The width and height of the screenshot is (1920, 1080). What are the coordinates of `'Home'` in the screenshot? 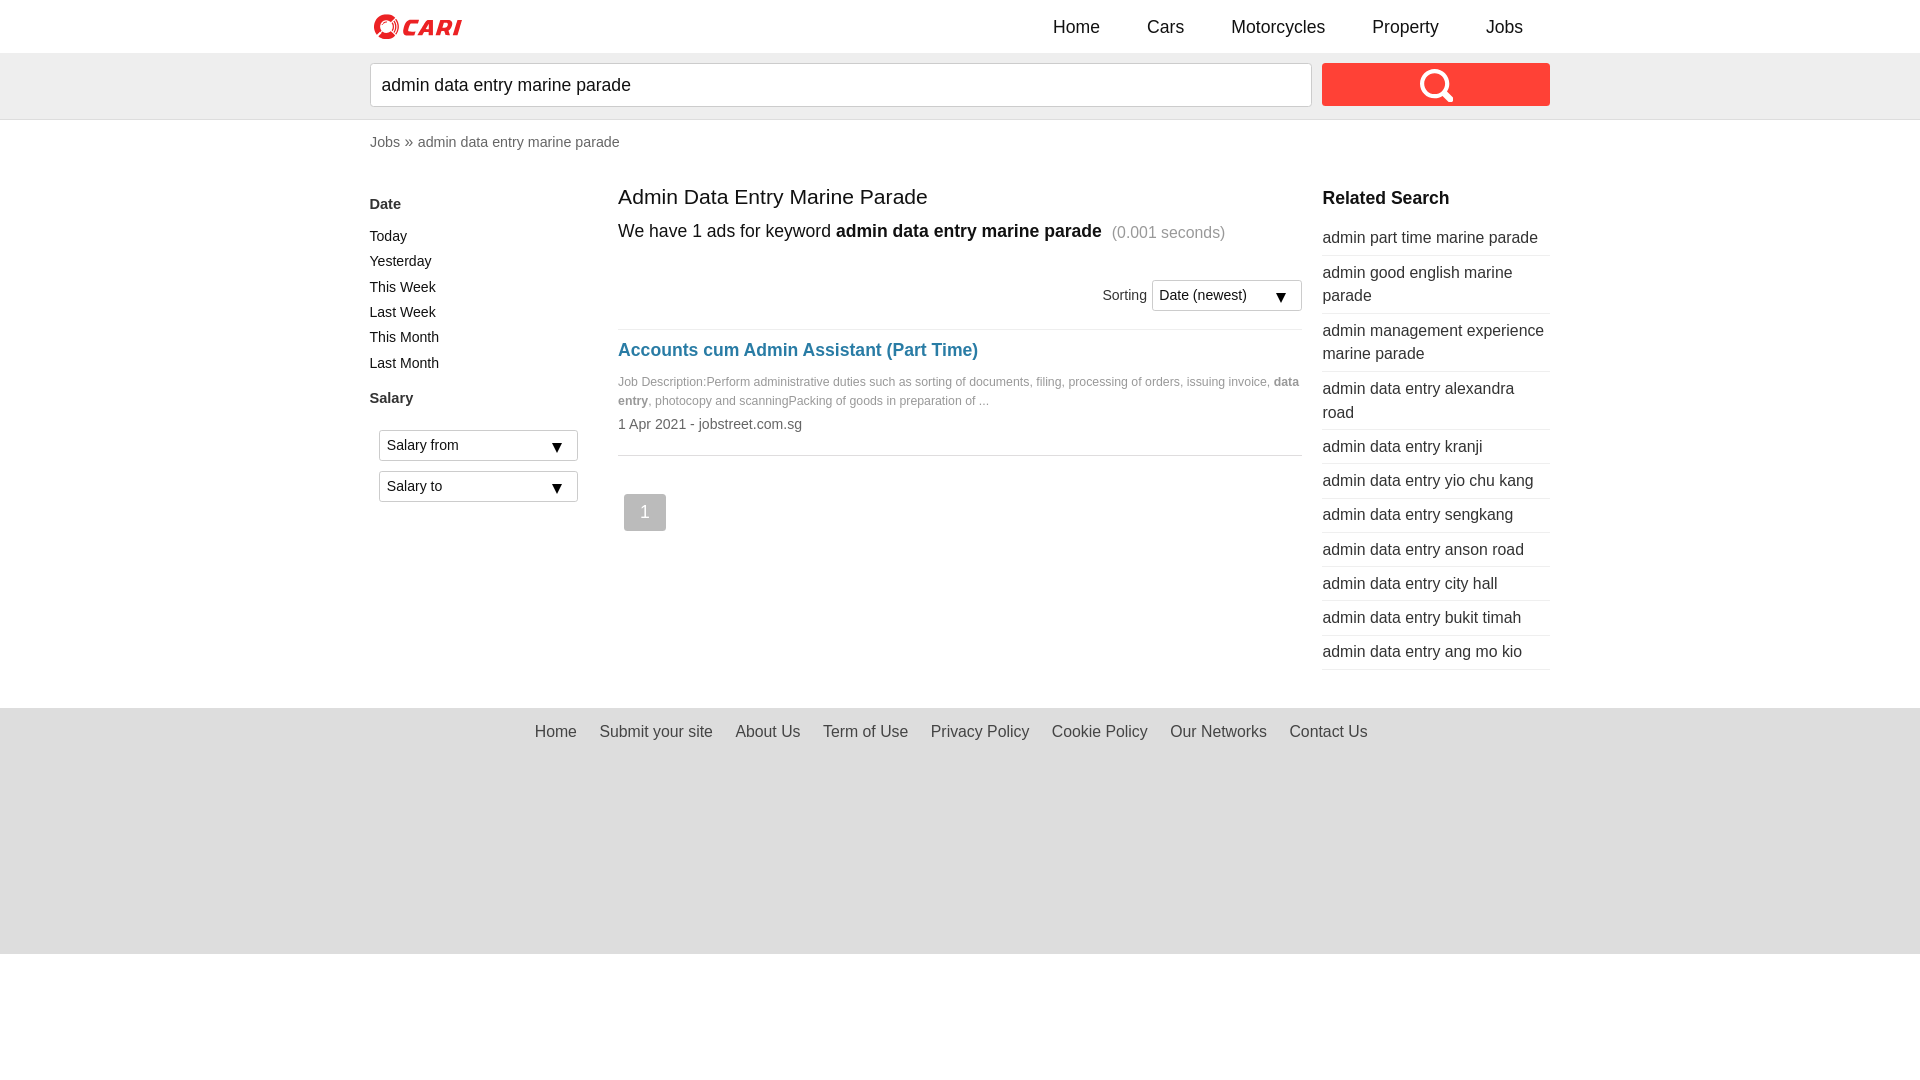 It's located at (1036, 26).